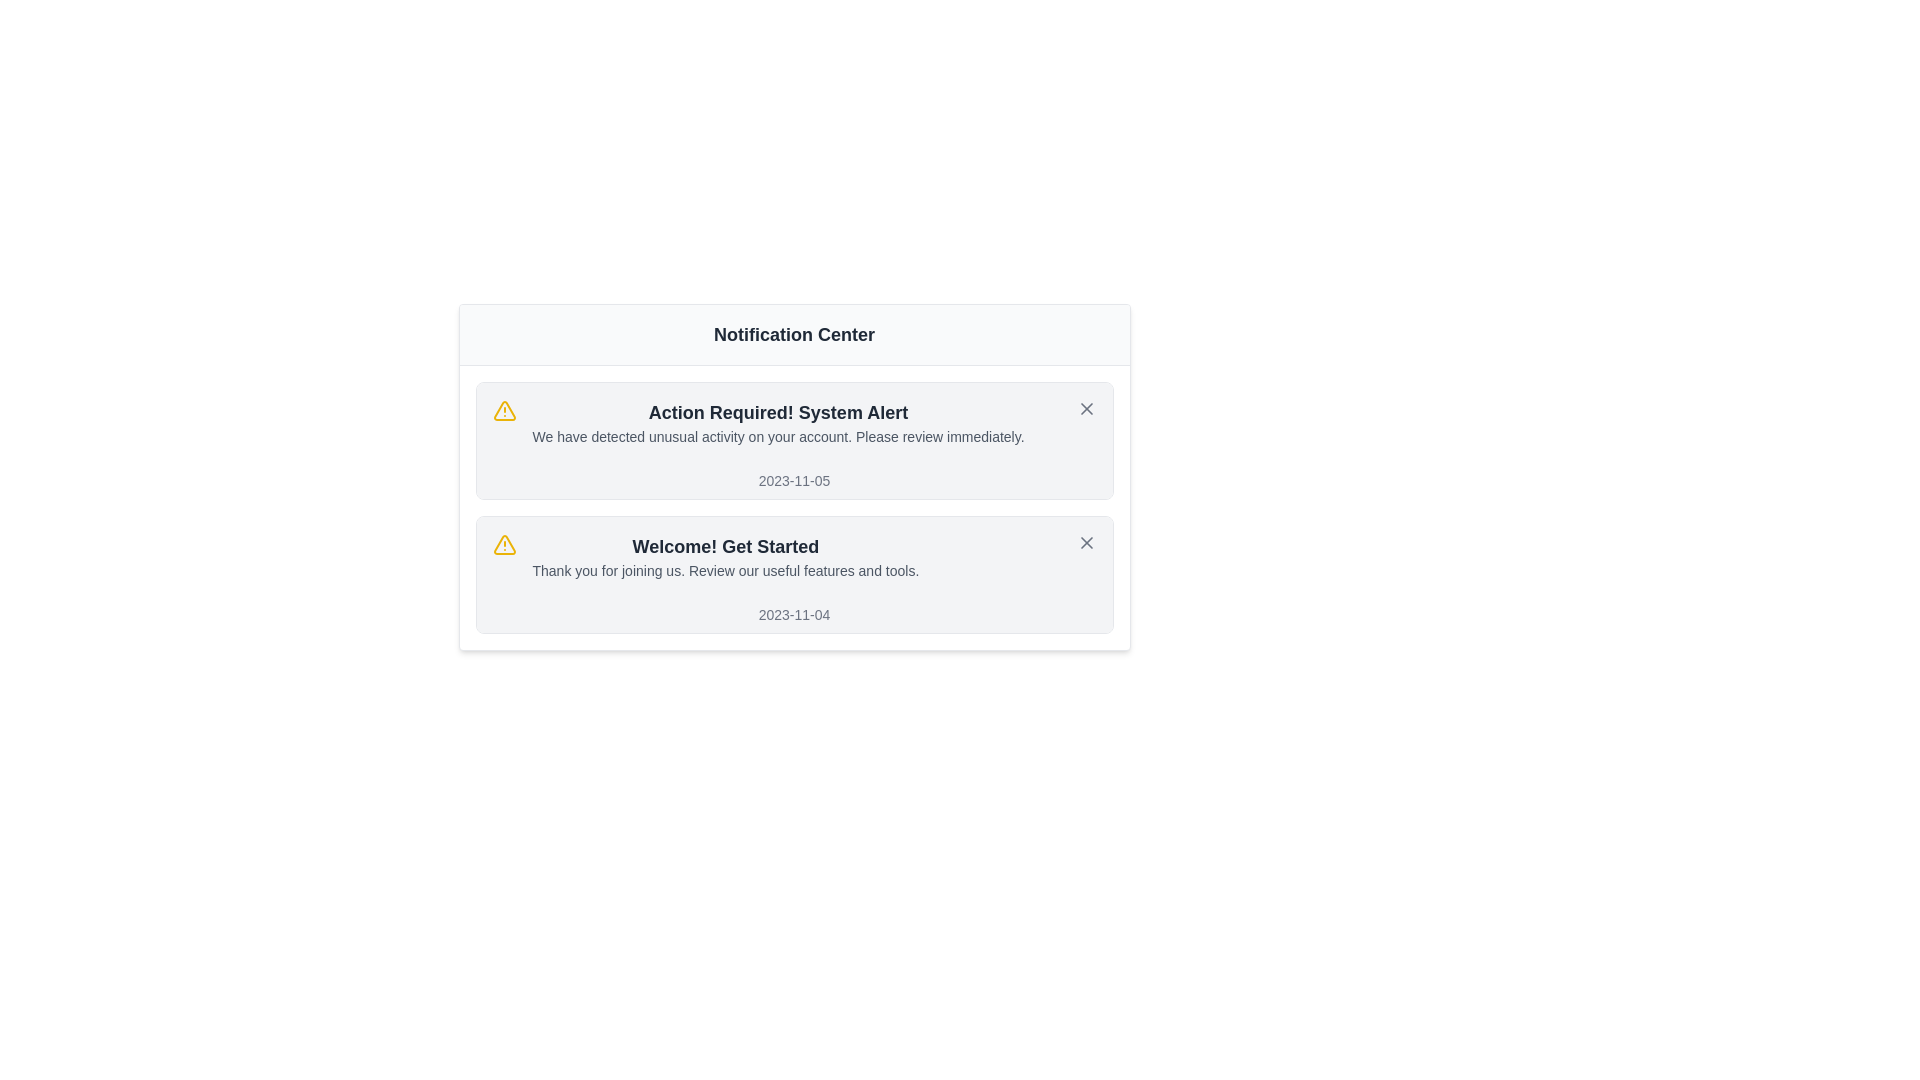  I want to click on text from the 'Notification Center' label, which is a bold and large dark gray text against a light gray background, located at the top of the interface, so click(793, 334).